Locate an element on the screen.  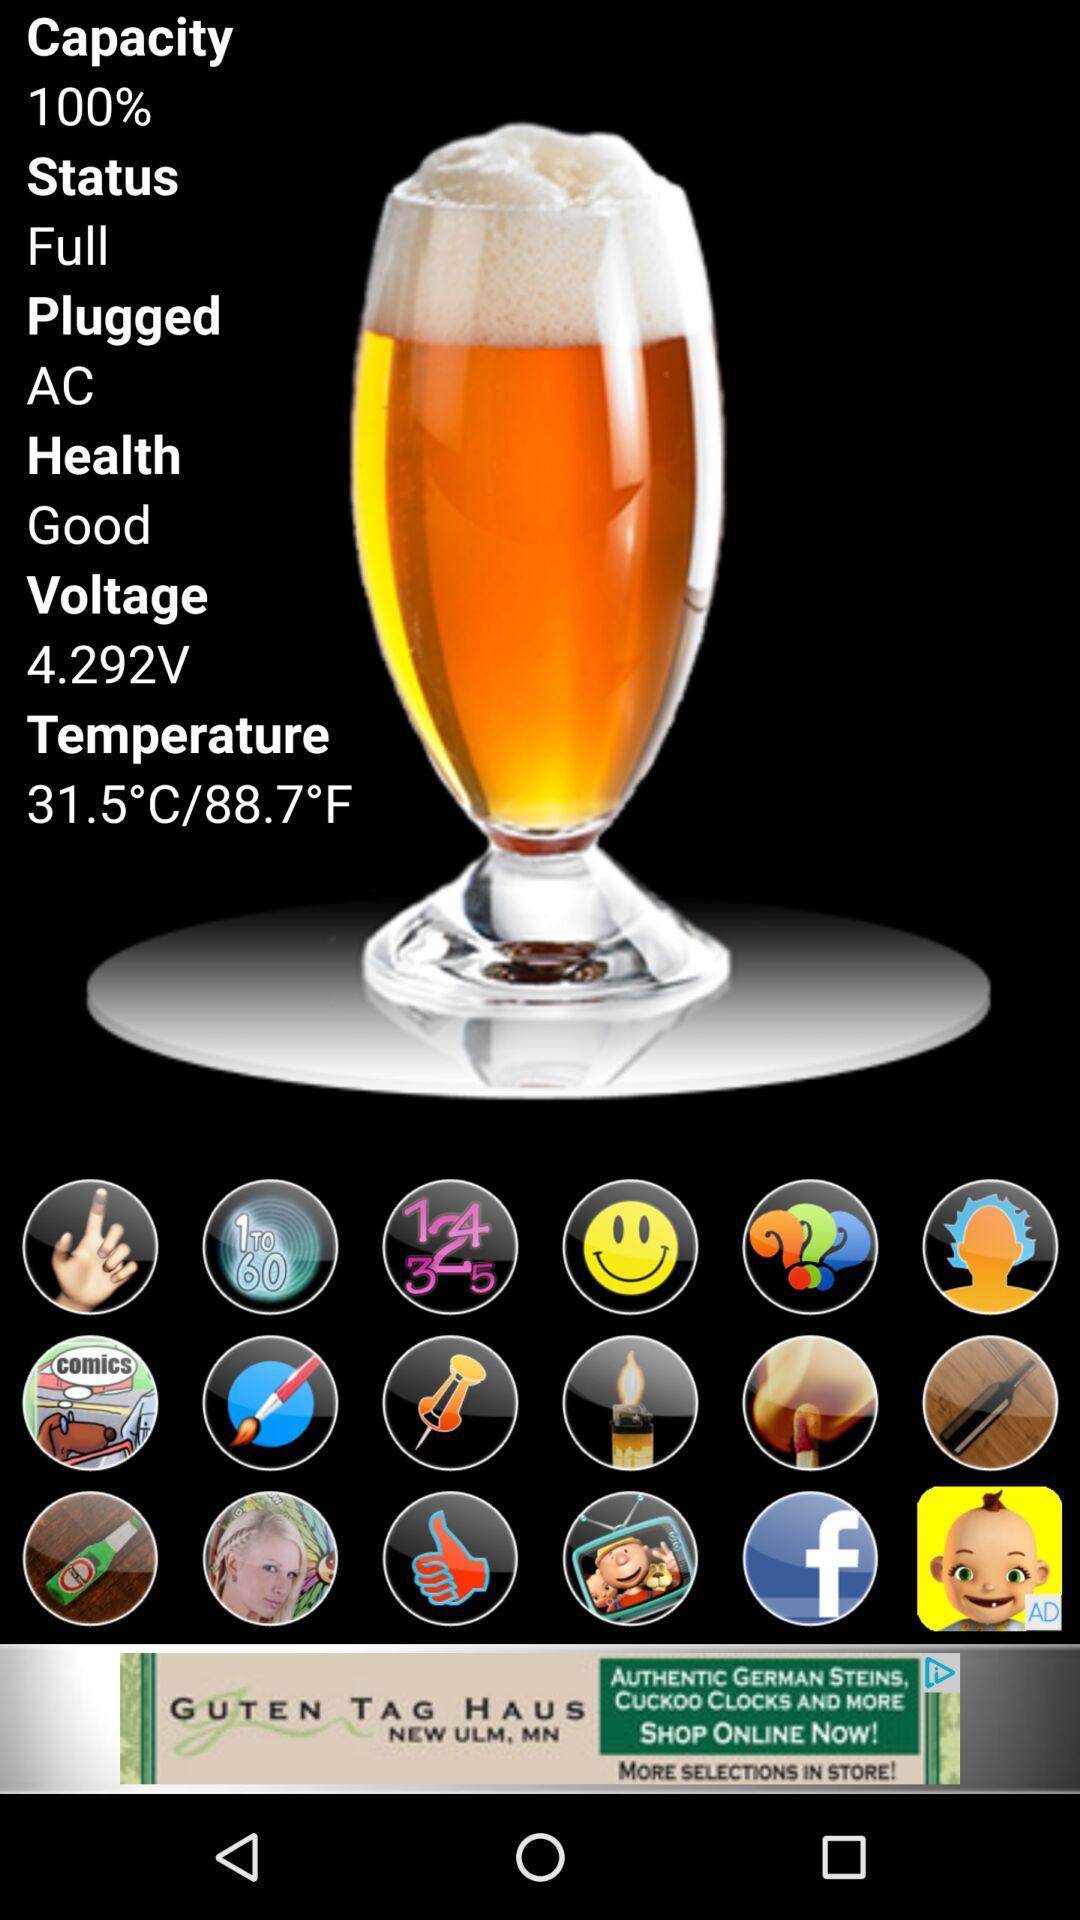
click the icon is located at coordinates (270, 1246).